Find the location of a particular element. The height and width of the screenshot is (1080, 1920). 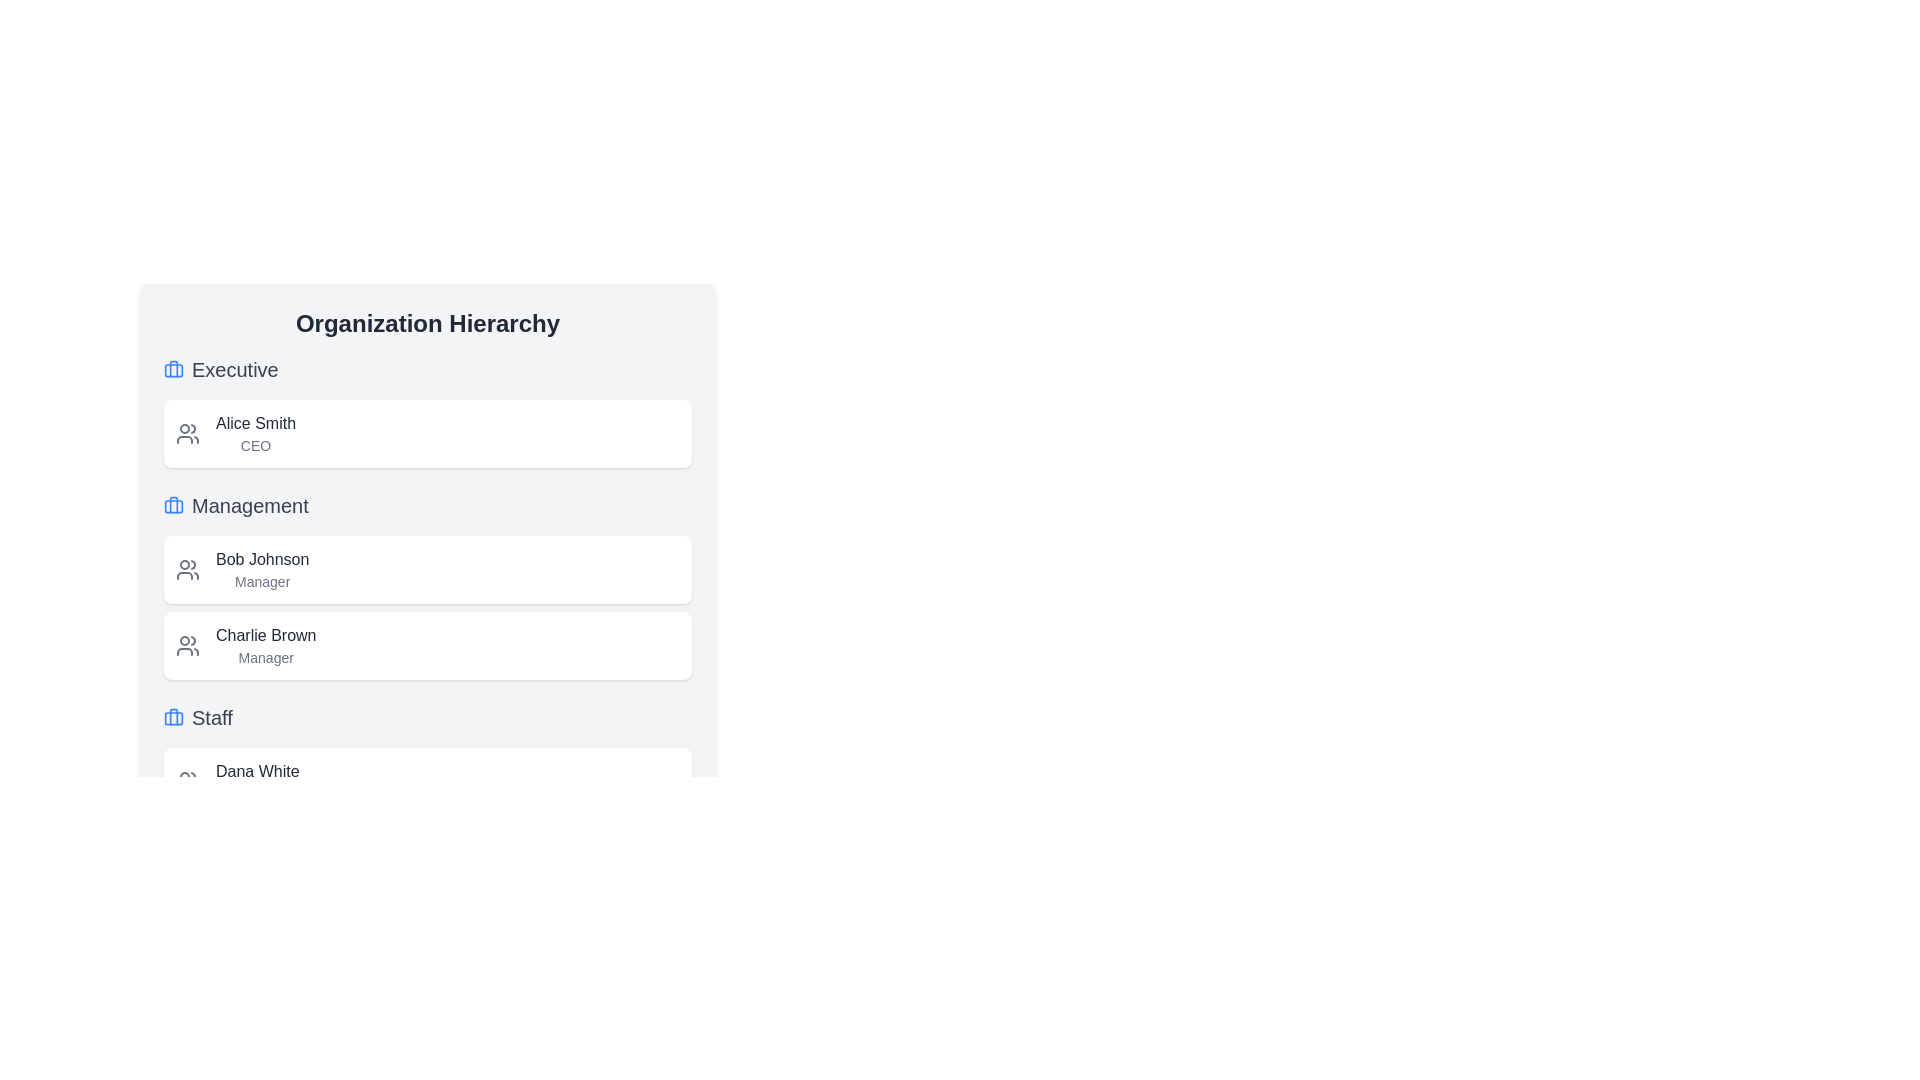

the static text label displaying 'Bob Johnson' in bold, located in the 'Management' section of the organization hierarchy is located at coordinates (261, 559).